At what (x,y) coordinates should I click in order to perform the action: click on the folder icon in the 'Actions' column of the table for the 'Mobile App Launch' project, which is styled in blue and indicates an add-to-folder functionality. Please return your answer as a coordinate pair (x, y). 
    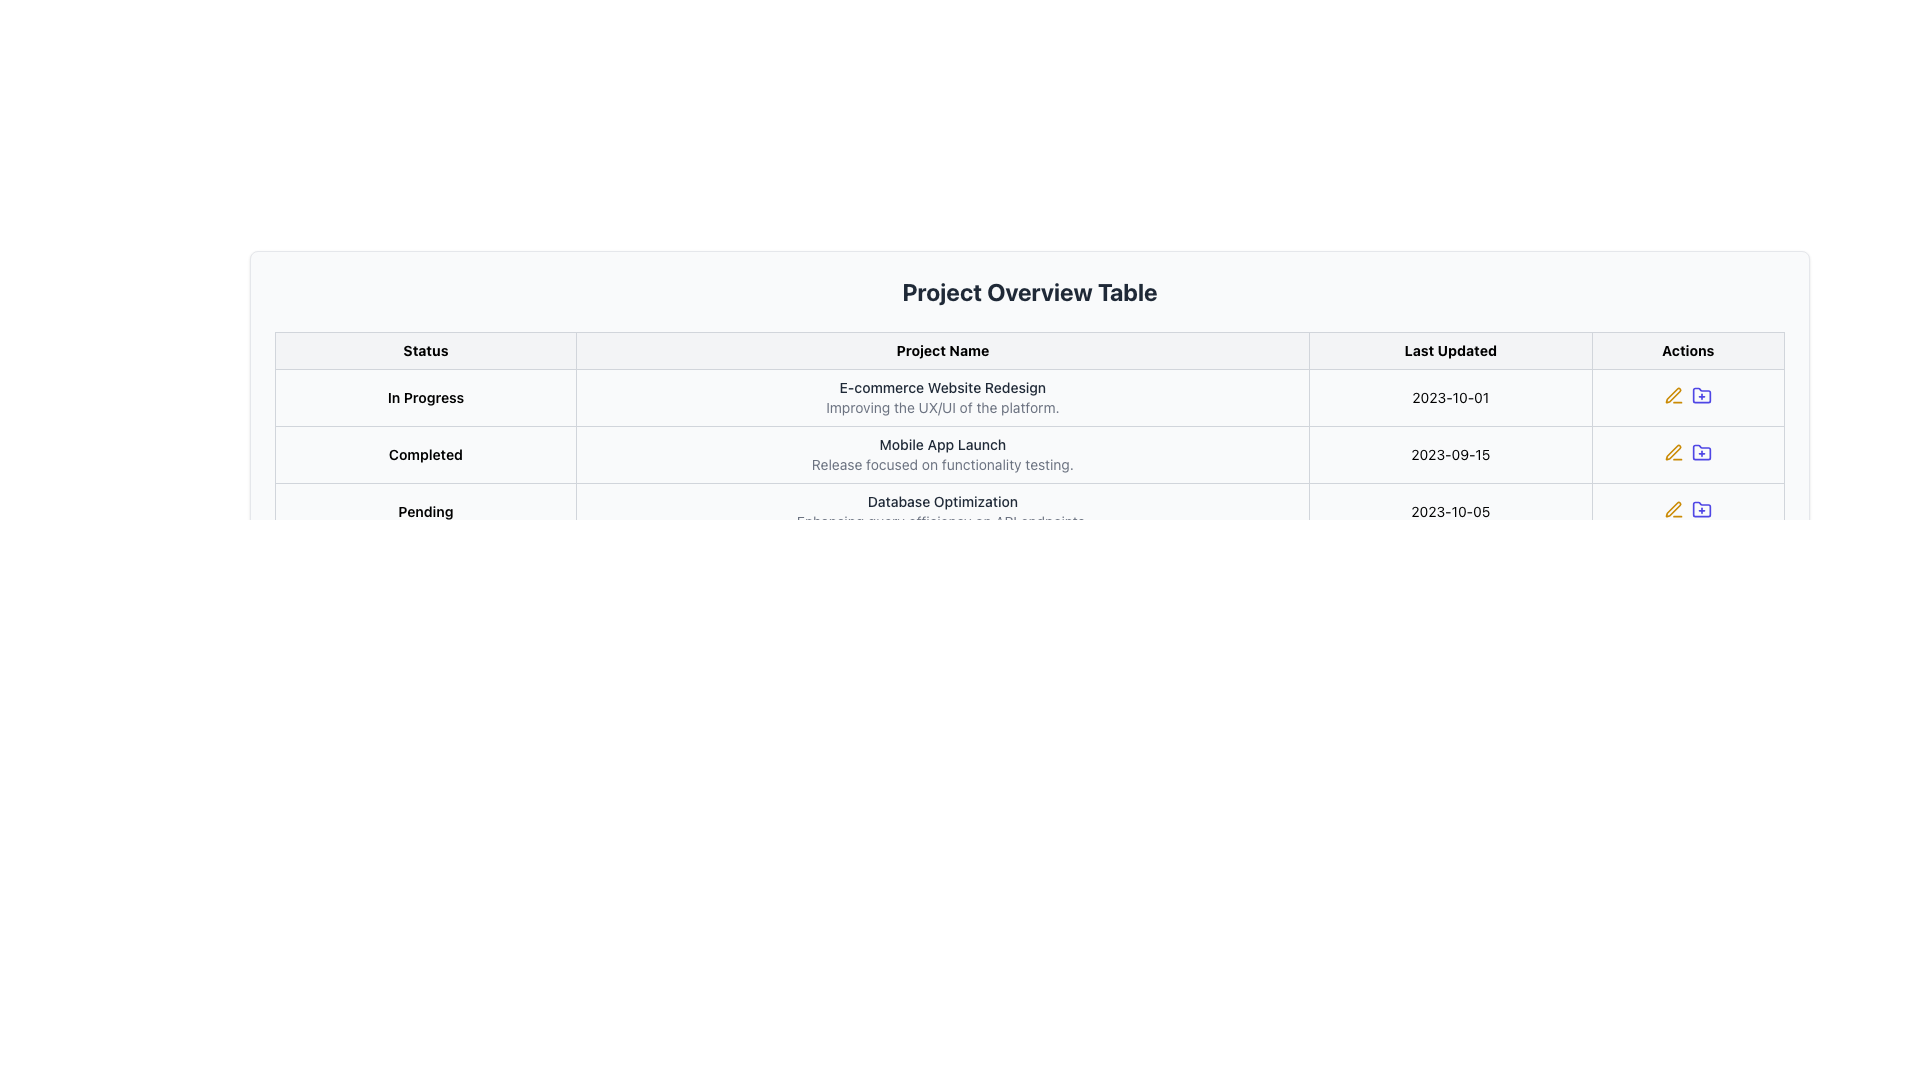
    Looking at the image, I should click on (1687, 455).